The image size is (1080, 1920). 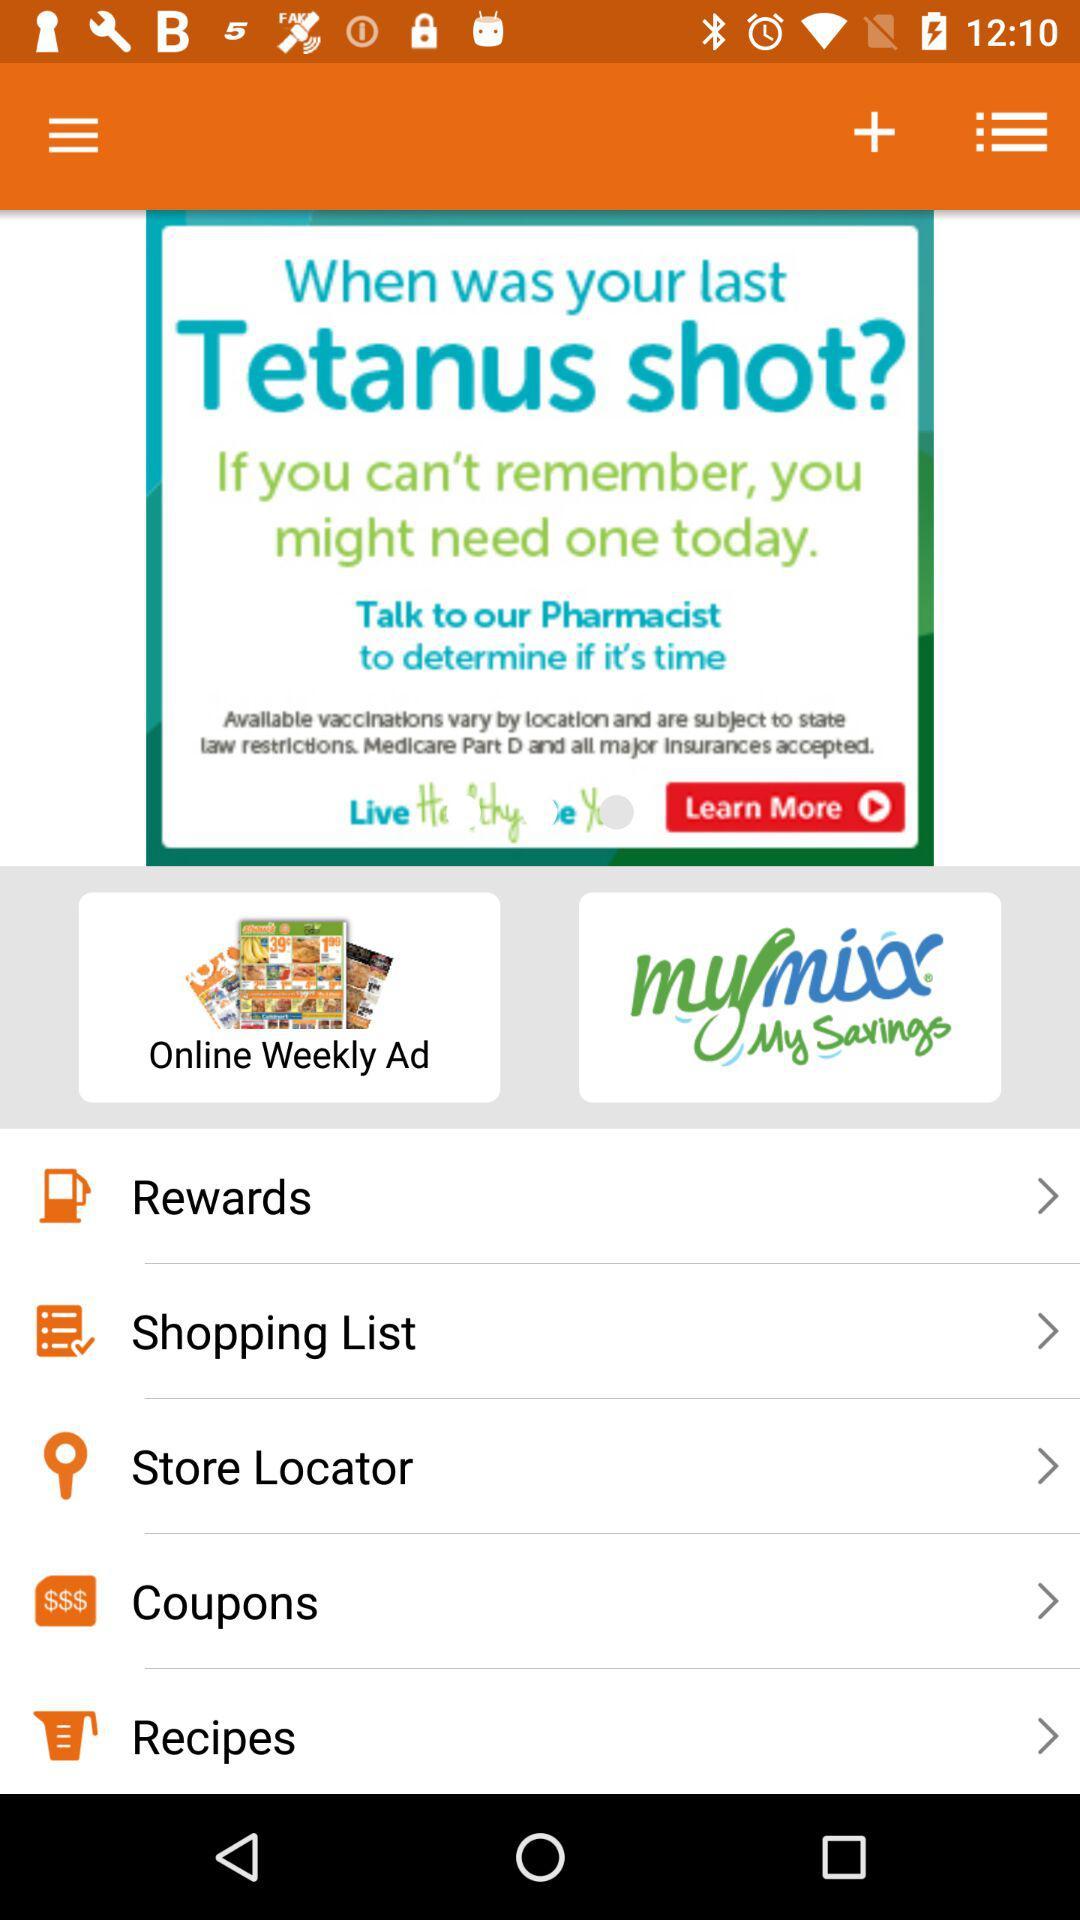 I want to click on access advertisement, so click(x=540, y=538).